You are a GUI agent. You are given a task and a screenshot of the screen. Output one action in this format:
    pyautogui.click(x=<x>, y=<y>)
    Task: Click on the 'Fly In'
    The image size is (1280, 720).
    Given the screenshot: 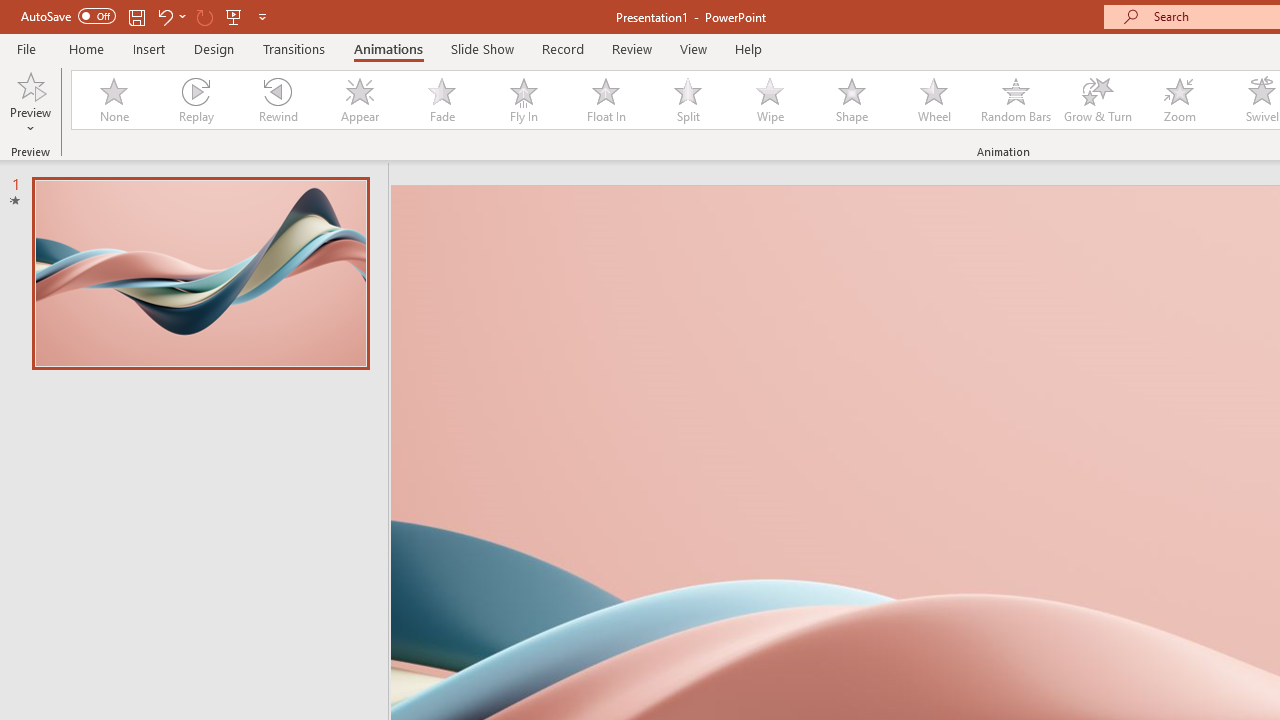 What is the action you would take?
    pyautogui.click(x=523, y=100)
    